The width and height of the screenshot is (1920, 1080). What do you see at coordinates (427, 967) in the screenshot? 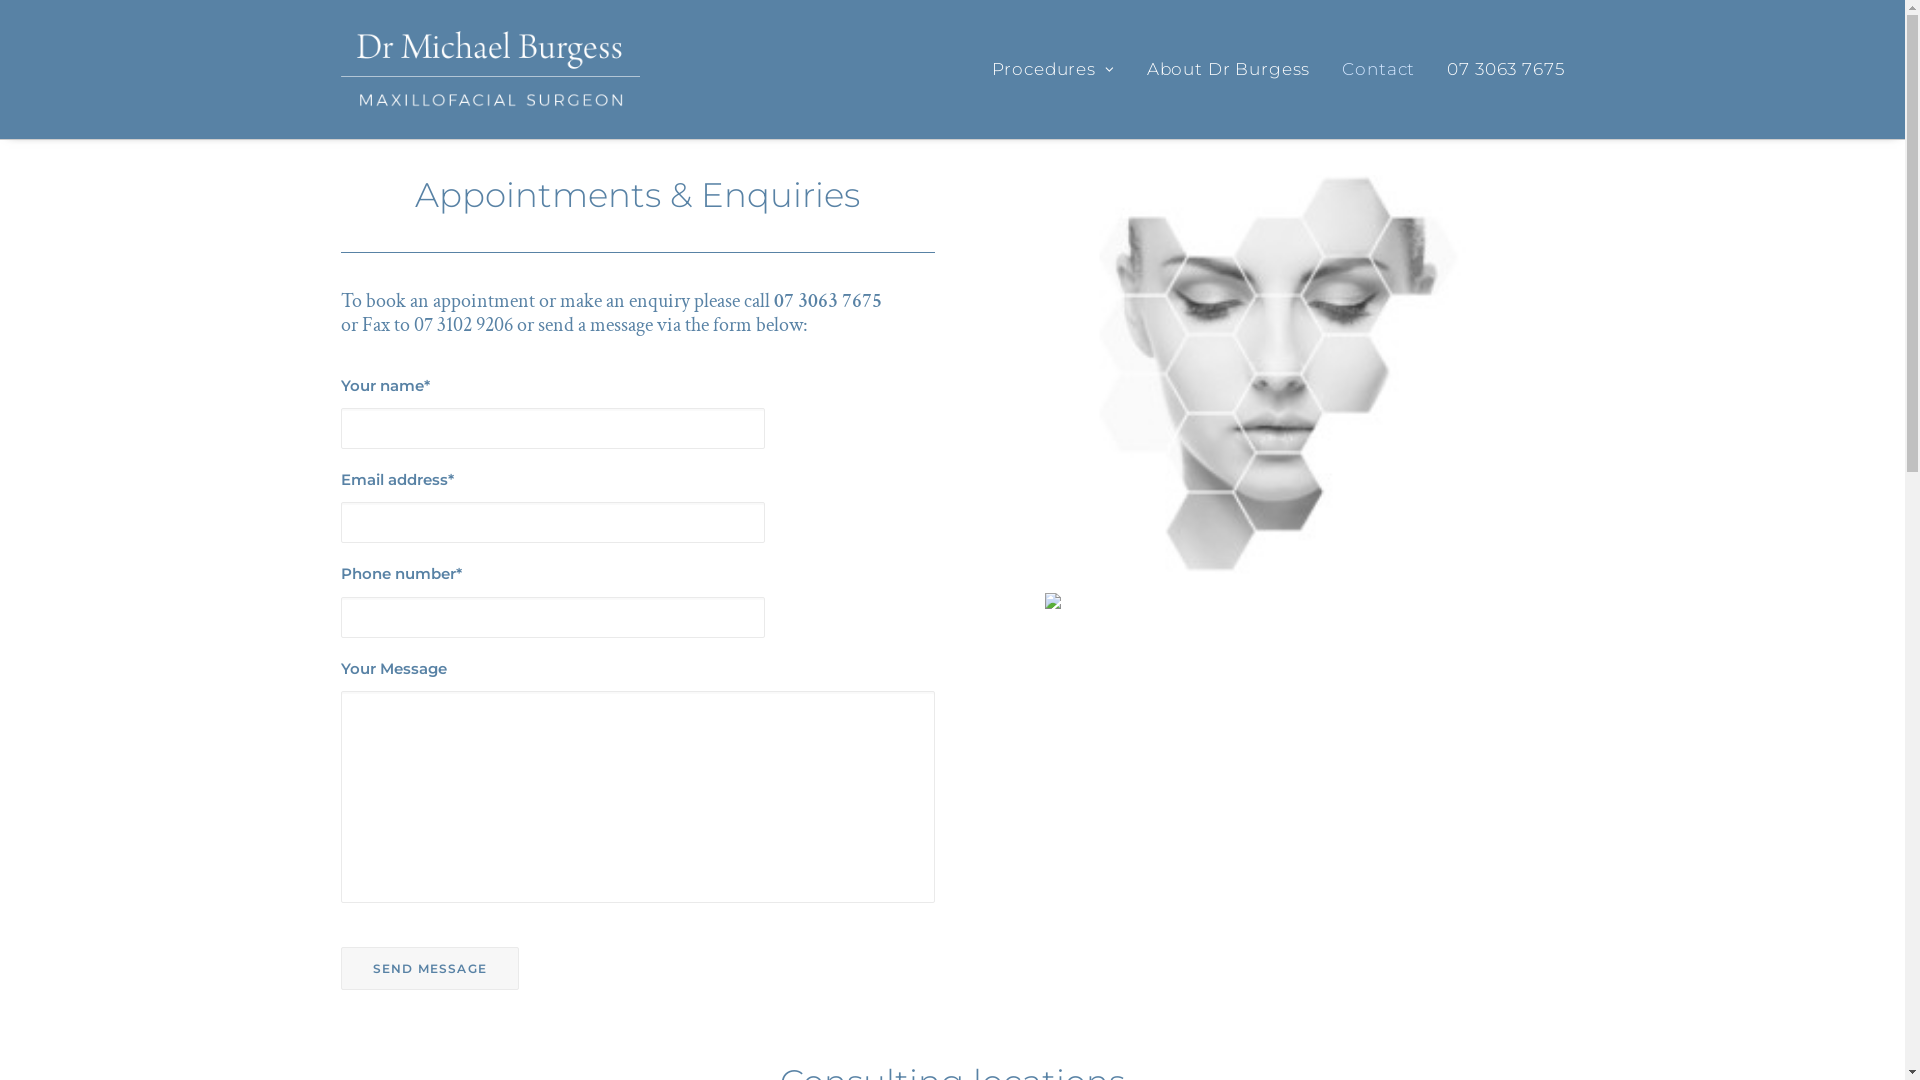
I see `'Send message'` at bounding box center [427, 967].